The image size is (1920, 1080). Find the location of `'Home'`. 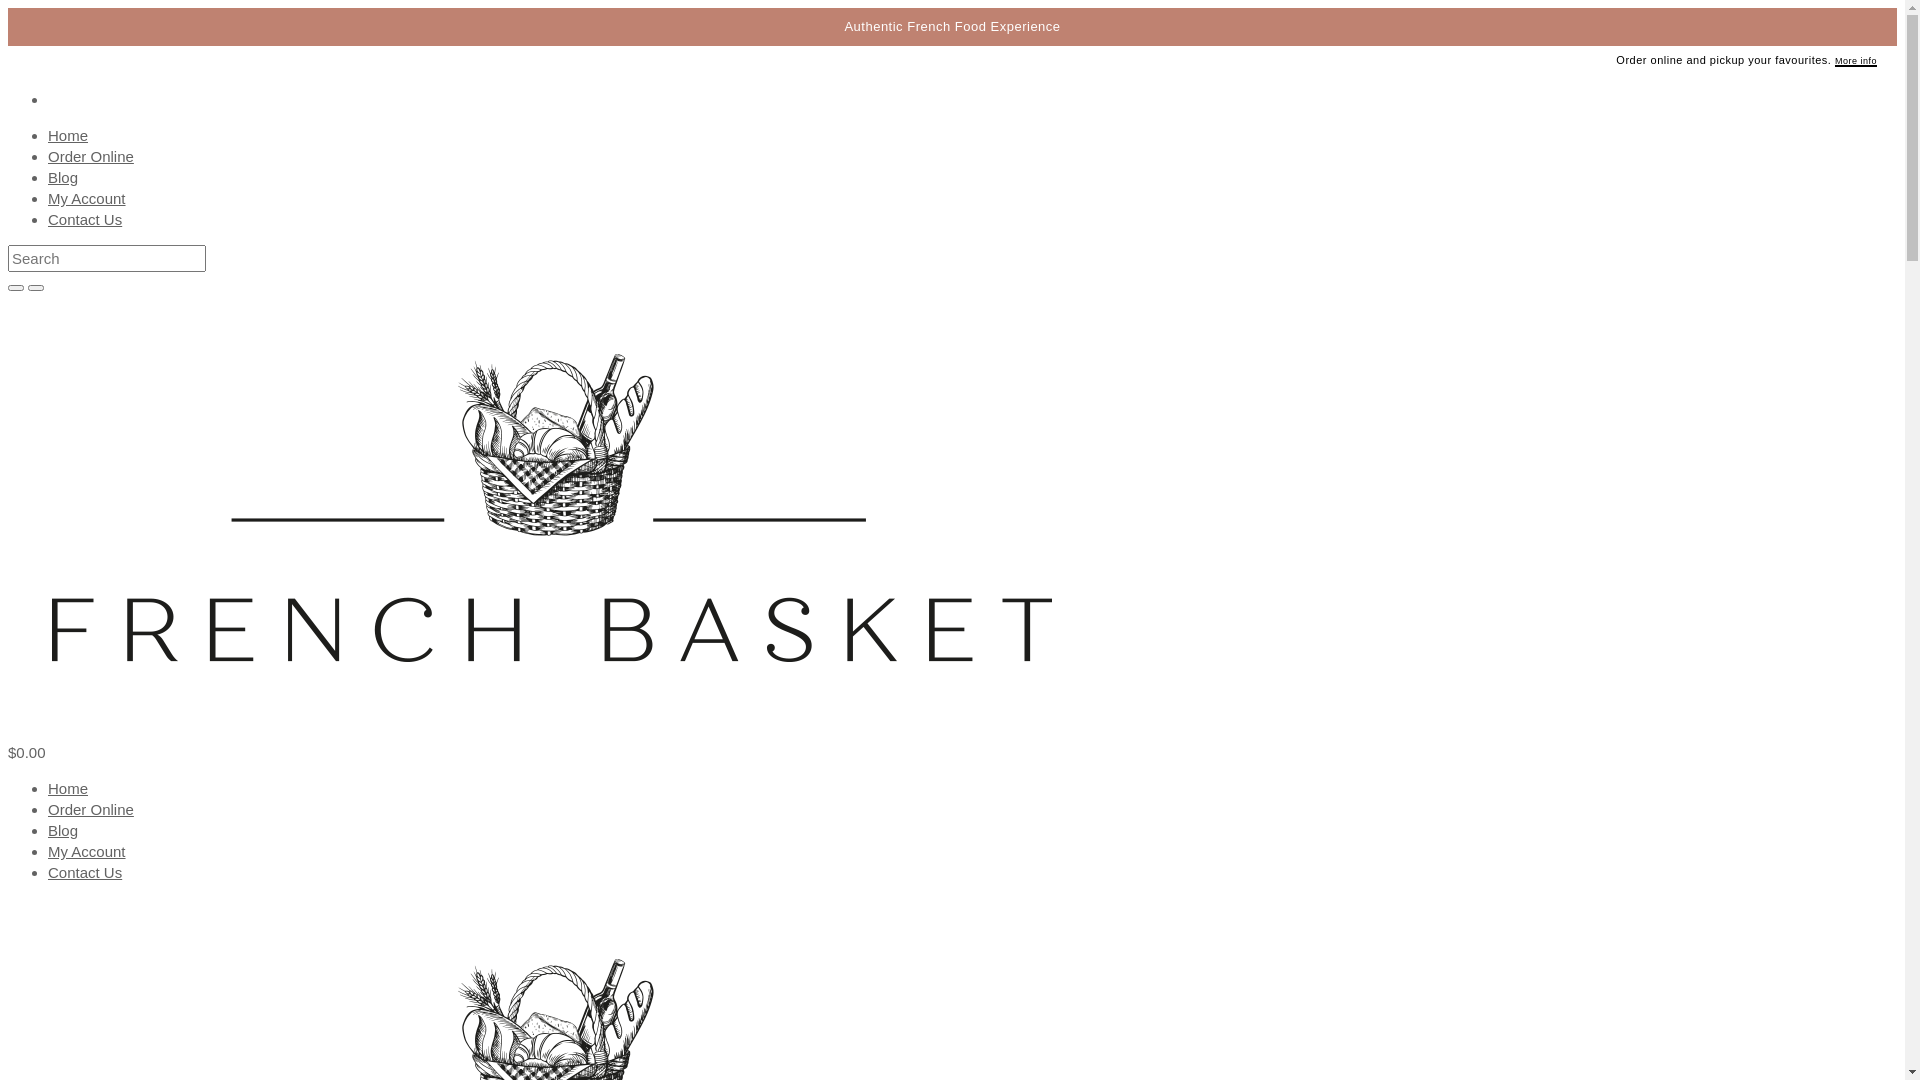

'Home' is located at coordinates (67, 787).